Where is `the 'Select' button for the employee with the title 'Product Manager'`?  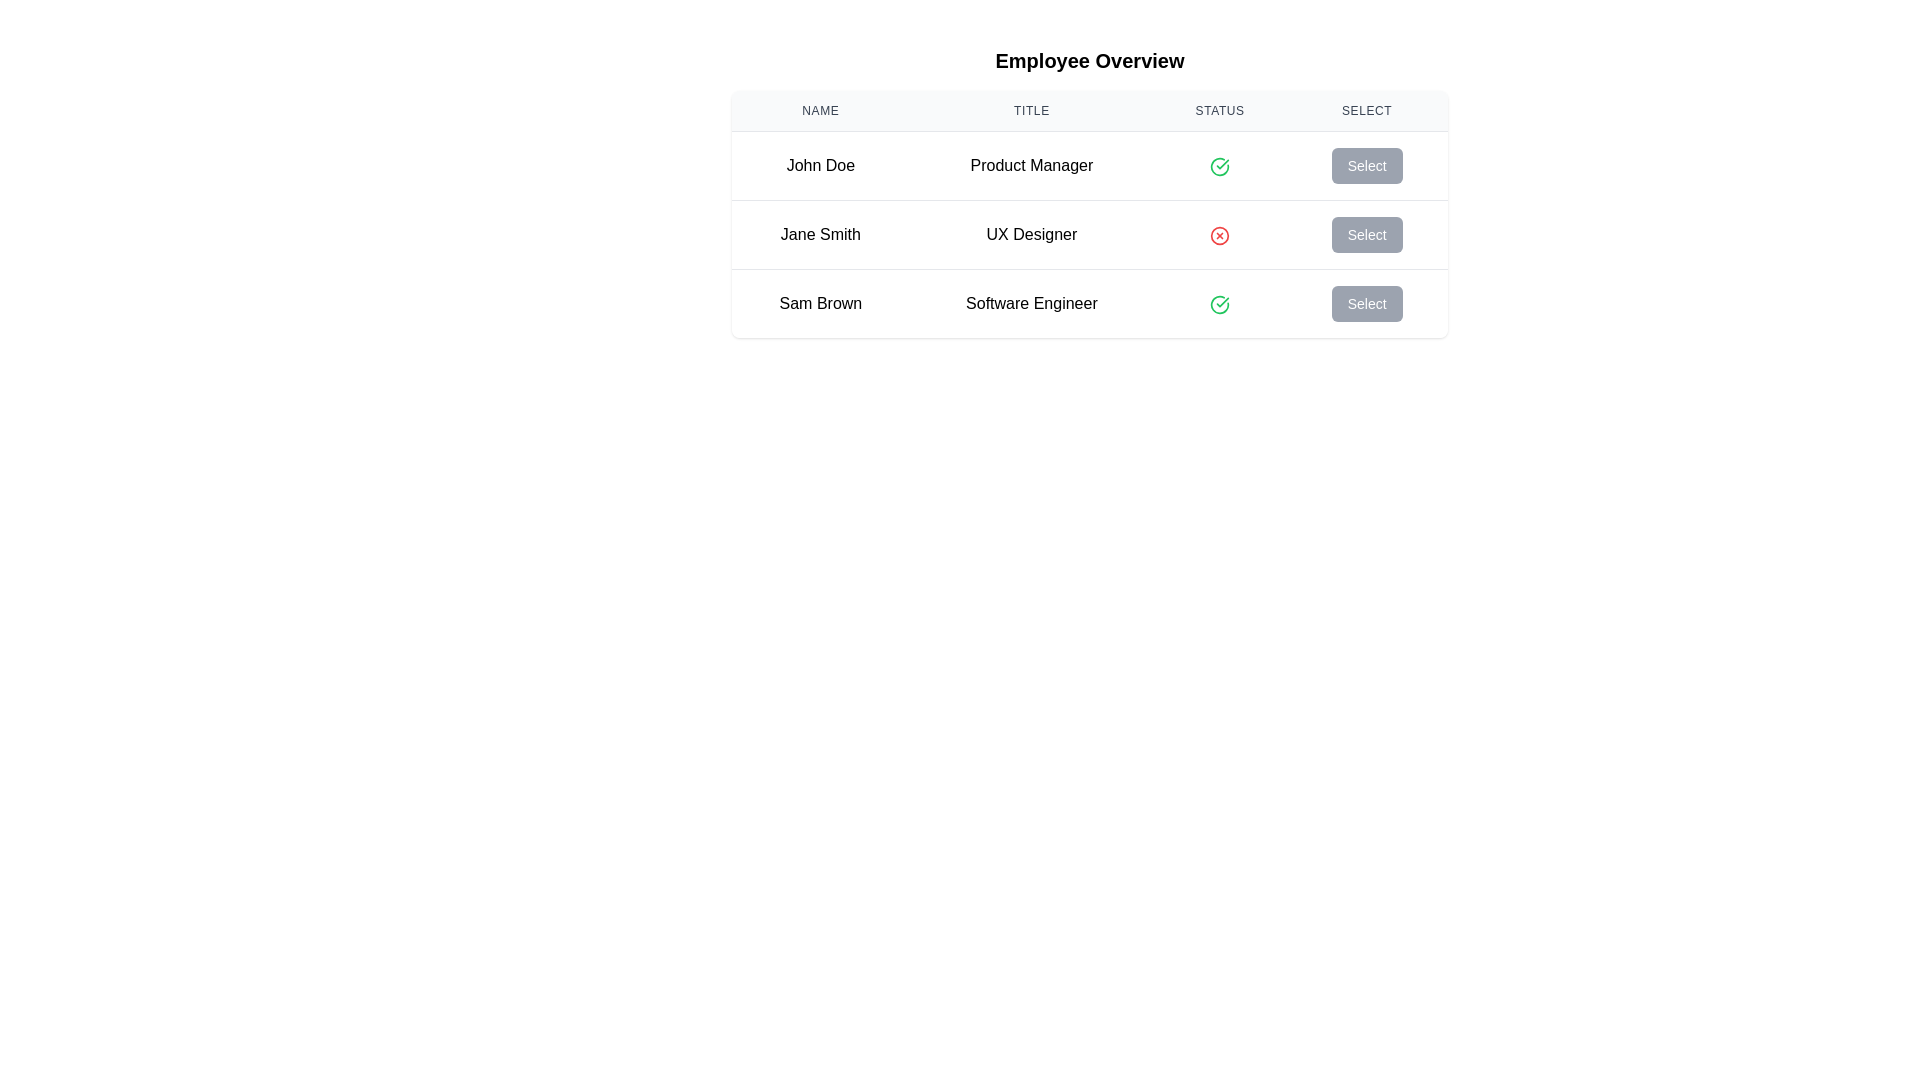
the 'Select' button for the employee with the title 'Product Manager' is located at coordinates (1366, 164).